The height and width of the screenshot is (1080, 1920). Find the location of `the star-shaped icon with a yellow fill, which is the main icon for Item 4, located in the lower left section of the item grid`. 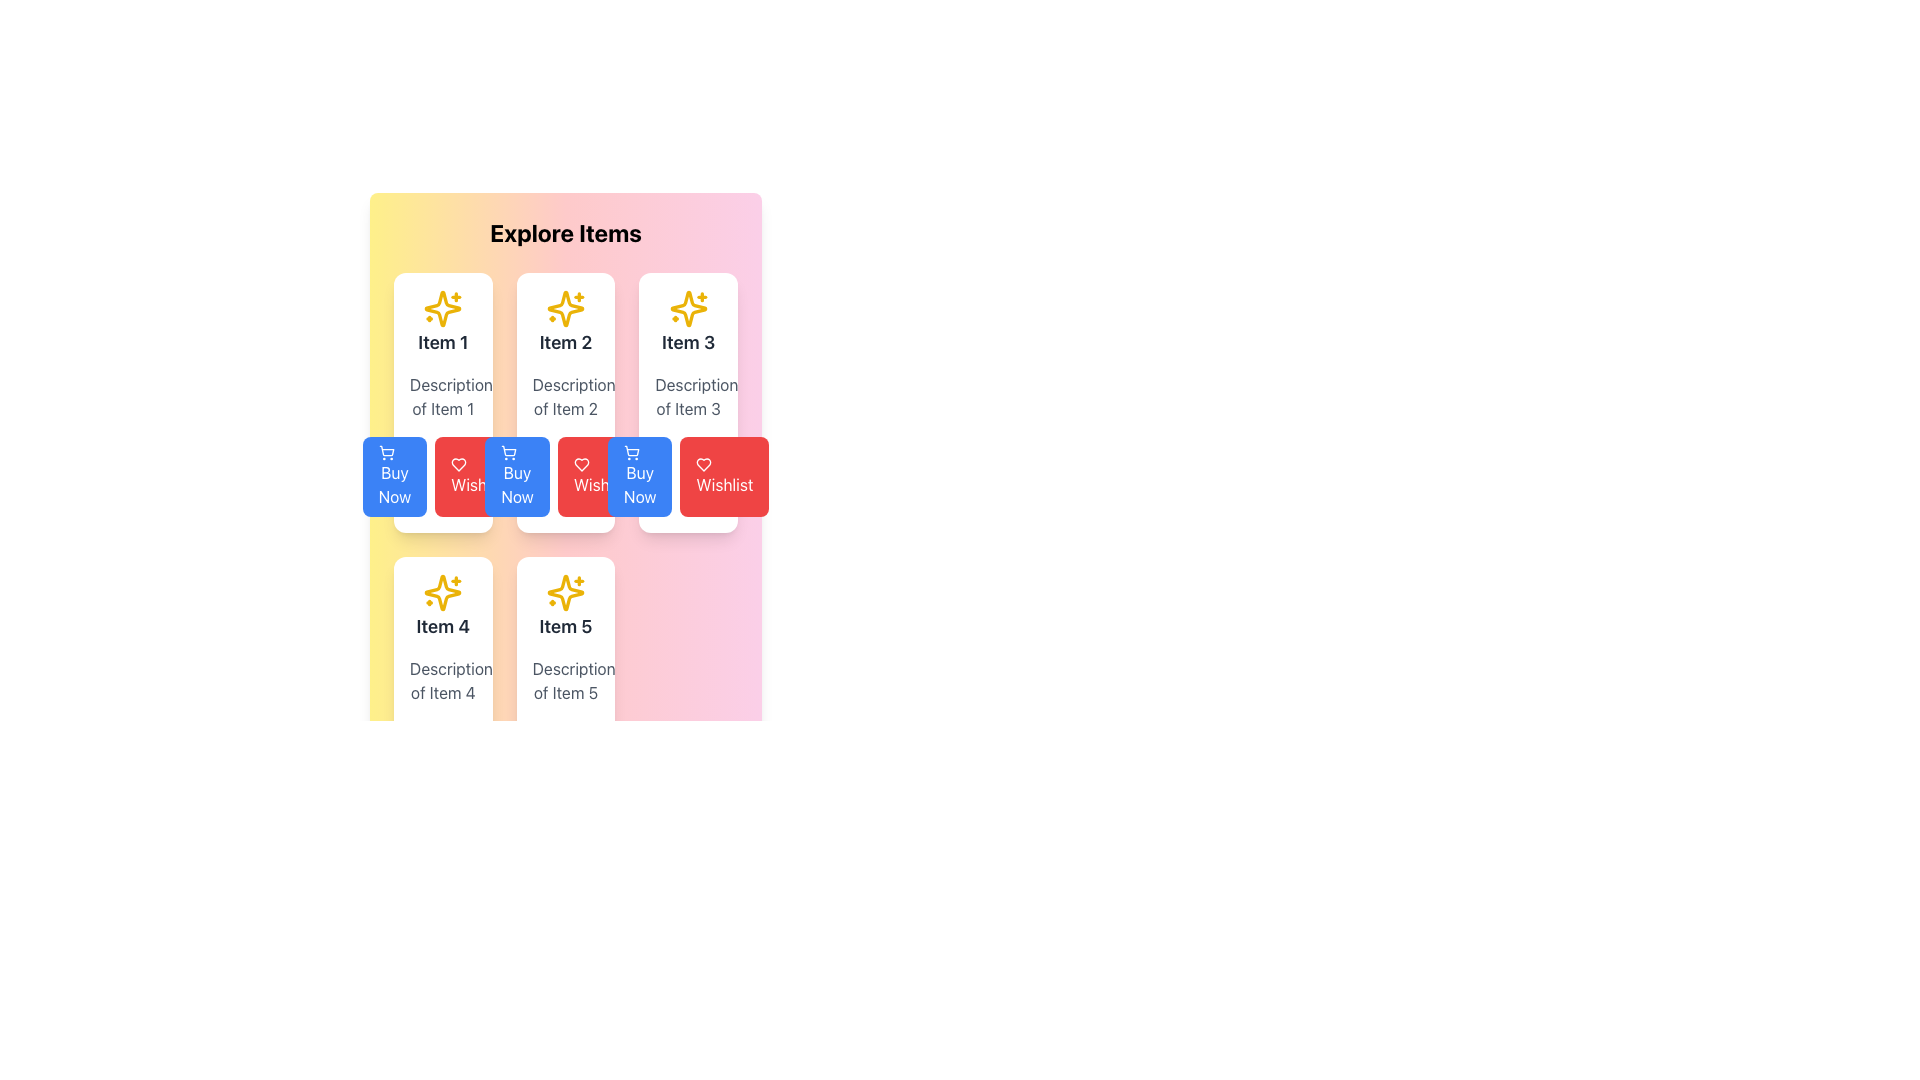

the star-shaped icon with a yellow fill, which is the main icon for Item 4, located in the lower left section of the item grid is located at coordinates (442, 592).